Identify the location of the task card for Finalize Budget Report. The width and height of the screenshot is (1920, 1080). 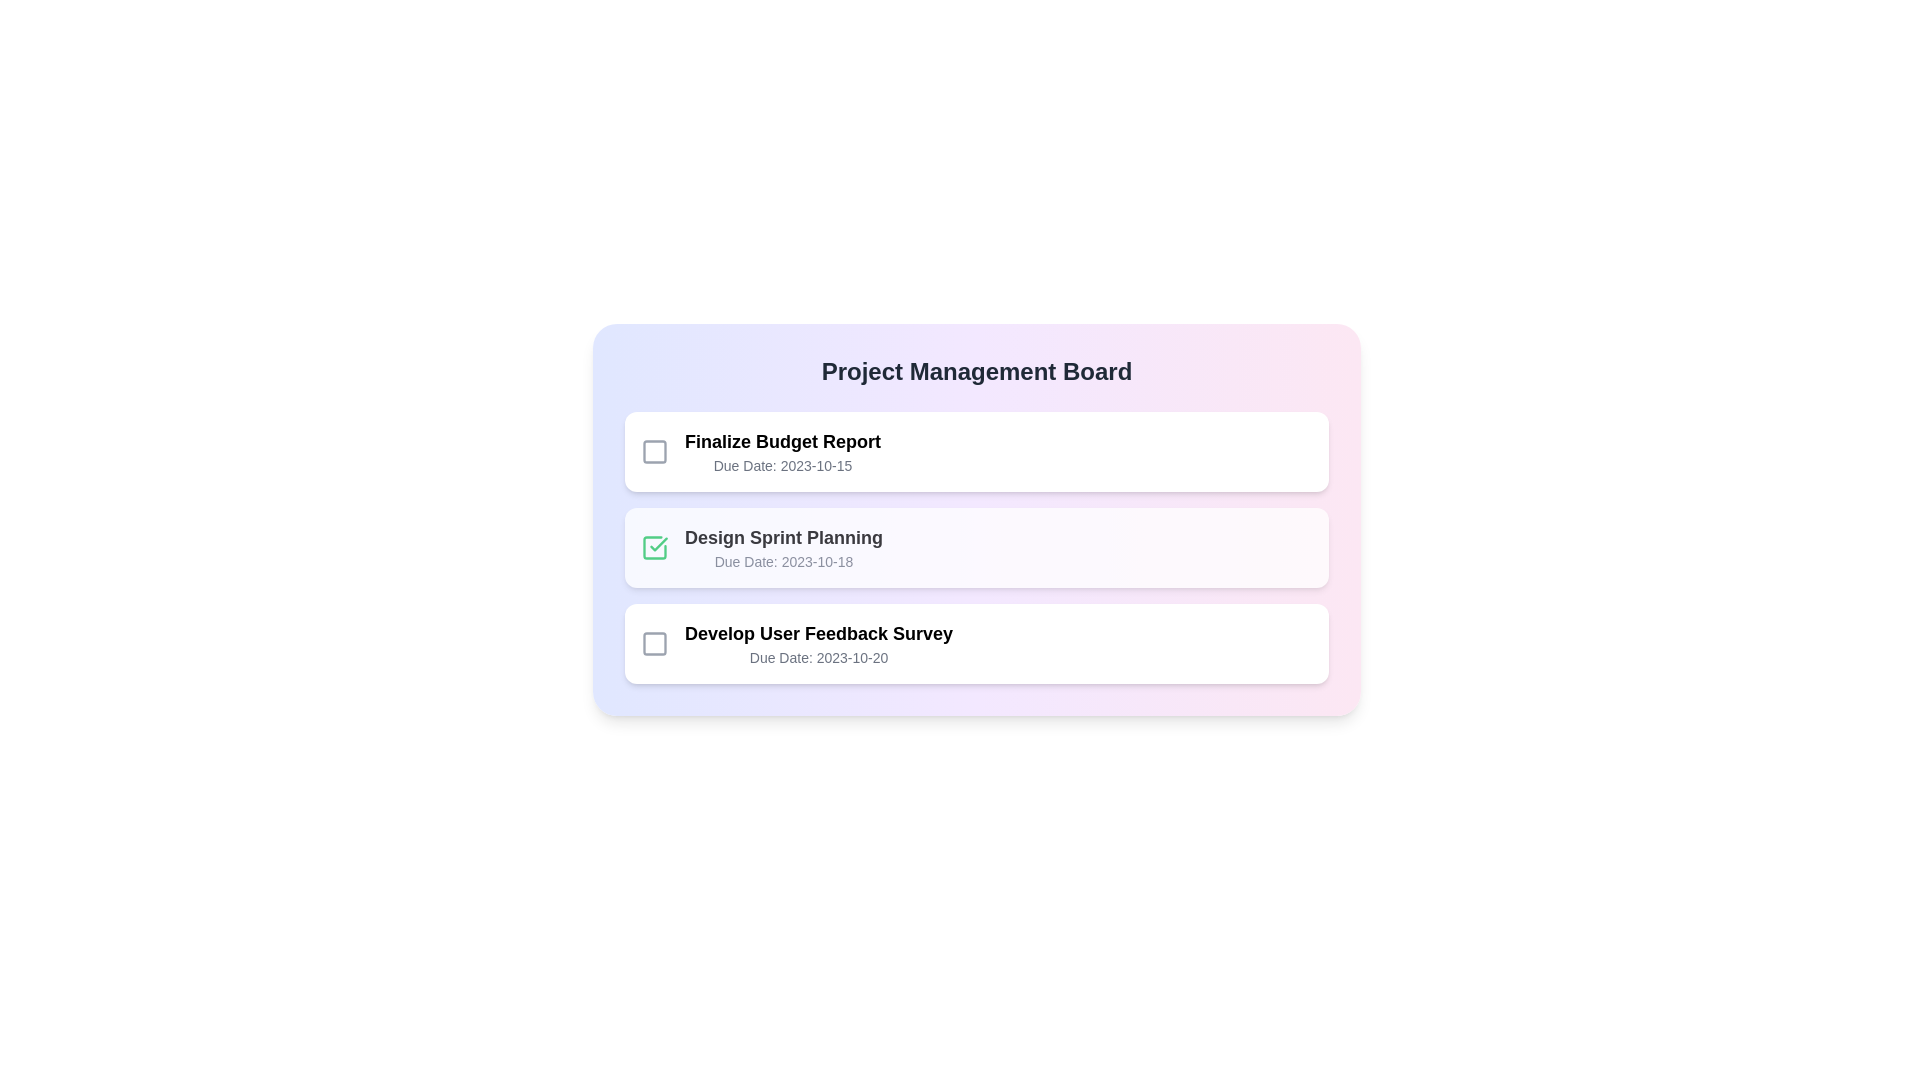
(977, 451).